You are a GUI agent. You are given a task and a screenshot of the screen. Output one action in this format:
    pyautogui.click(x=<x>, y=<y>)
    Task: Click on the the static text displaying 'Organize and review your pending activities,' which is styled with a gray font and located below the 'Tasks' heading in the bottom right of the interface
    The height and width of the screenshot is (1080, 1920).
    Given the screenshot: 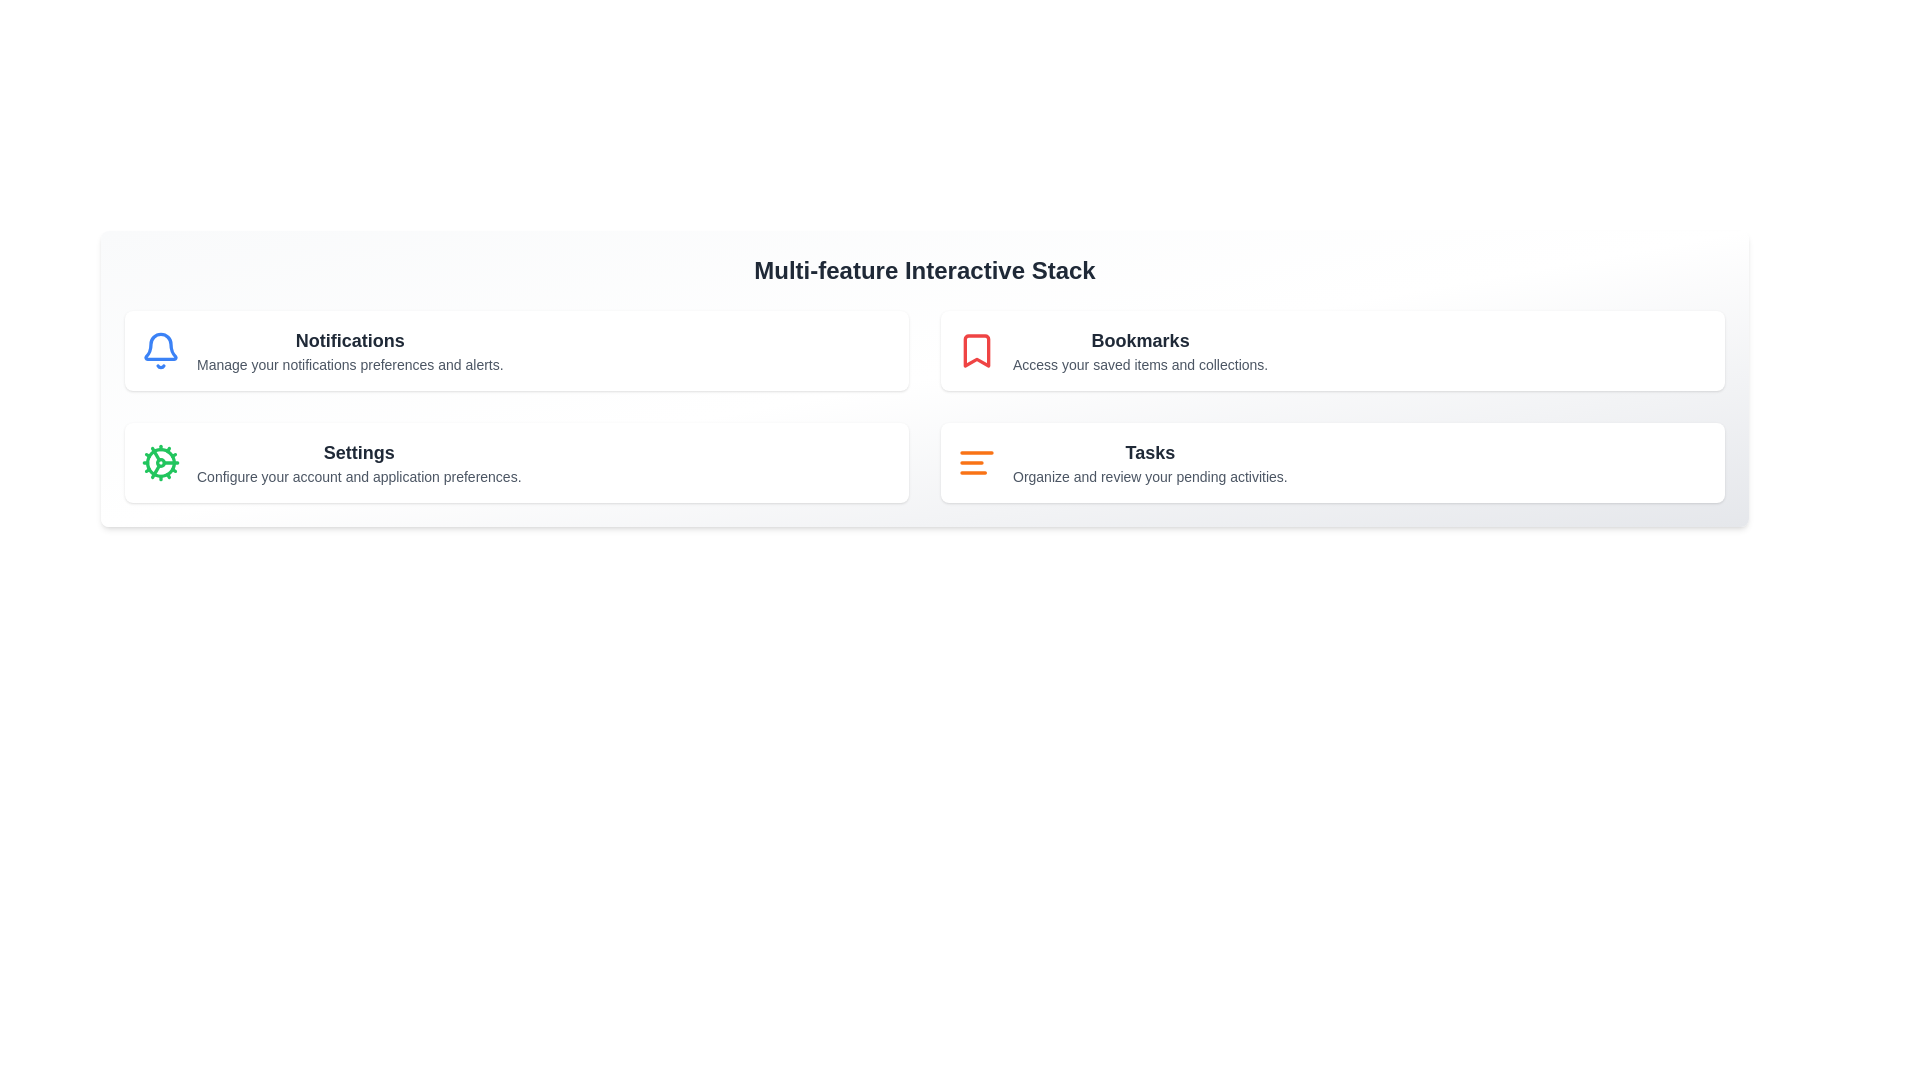 What is the action you would take?
    pyautogui.click(x=1150, y=477)
    